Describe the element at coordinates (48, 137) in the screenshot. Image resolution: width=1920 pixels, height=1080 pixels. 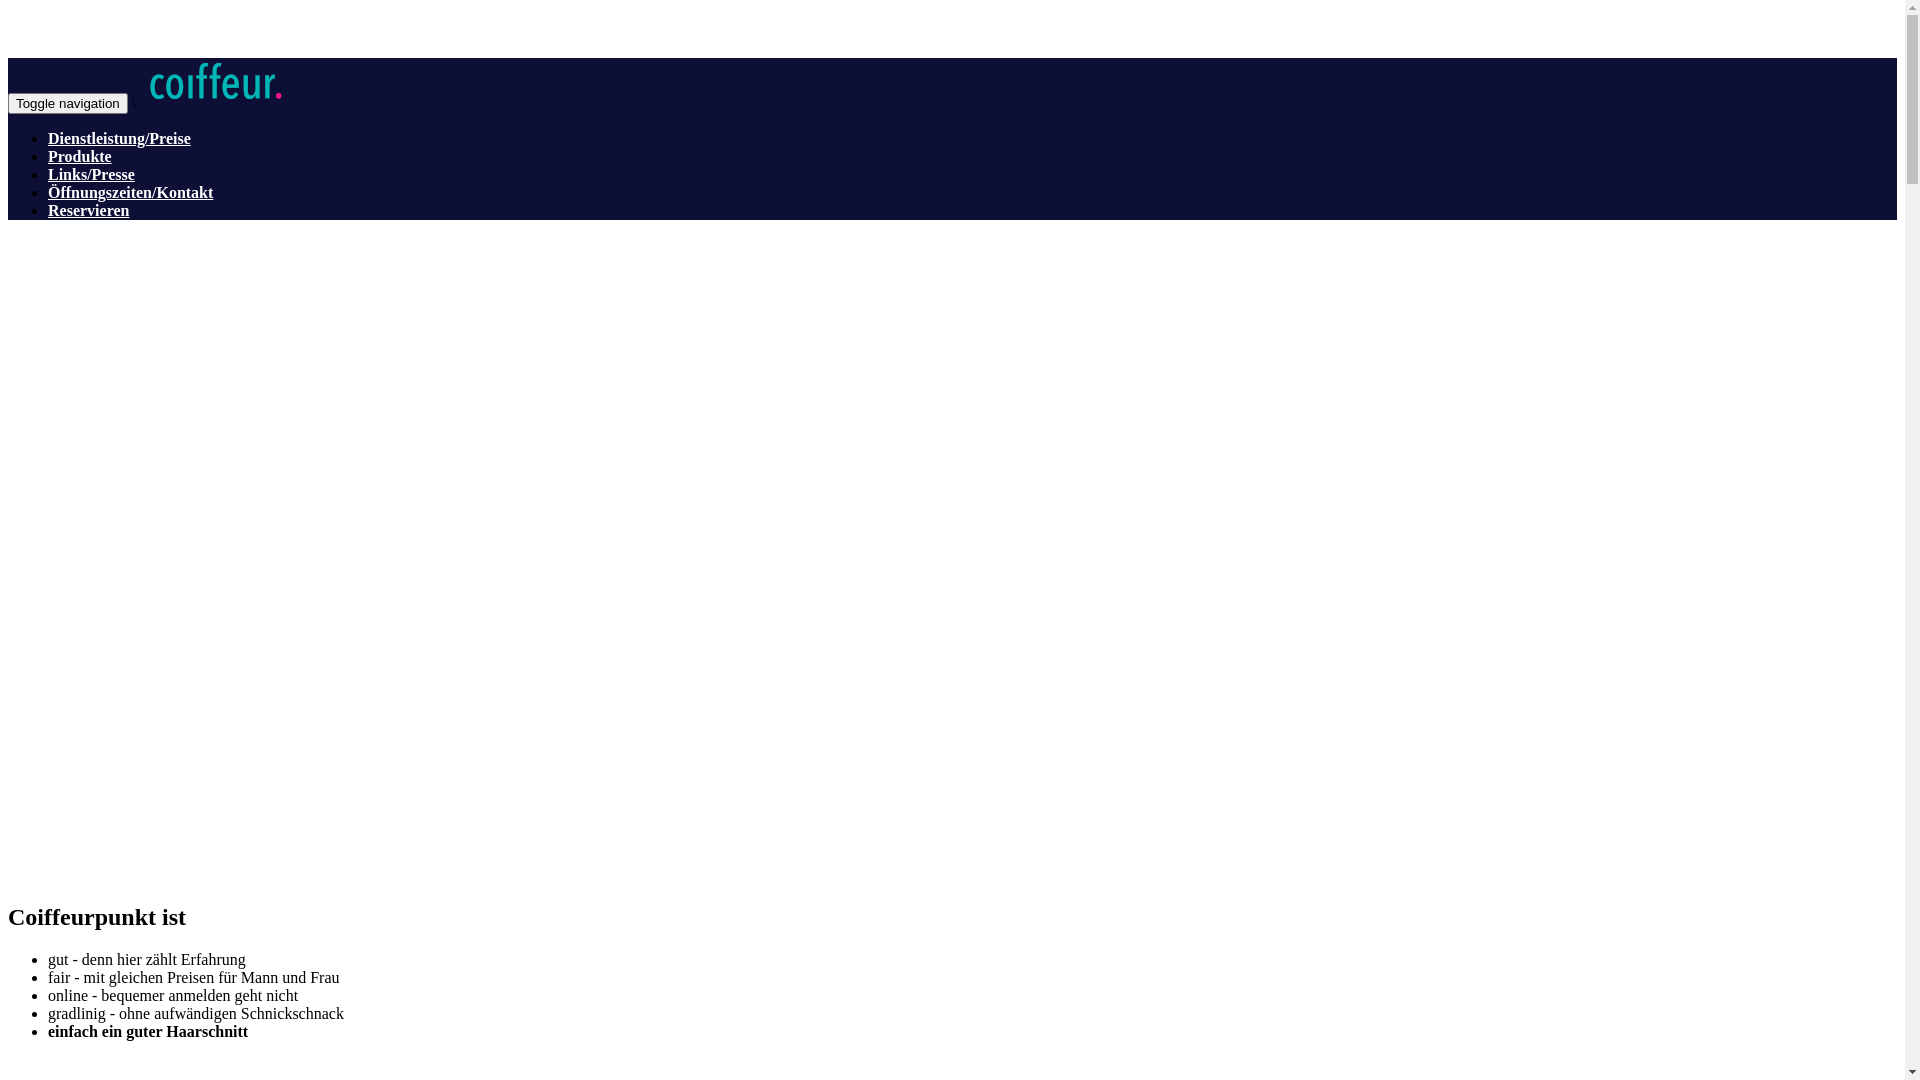
I see `'Dienstleistung/Preise'` at that location.